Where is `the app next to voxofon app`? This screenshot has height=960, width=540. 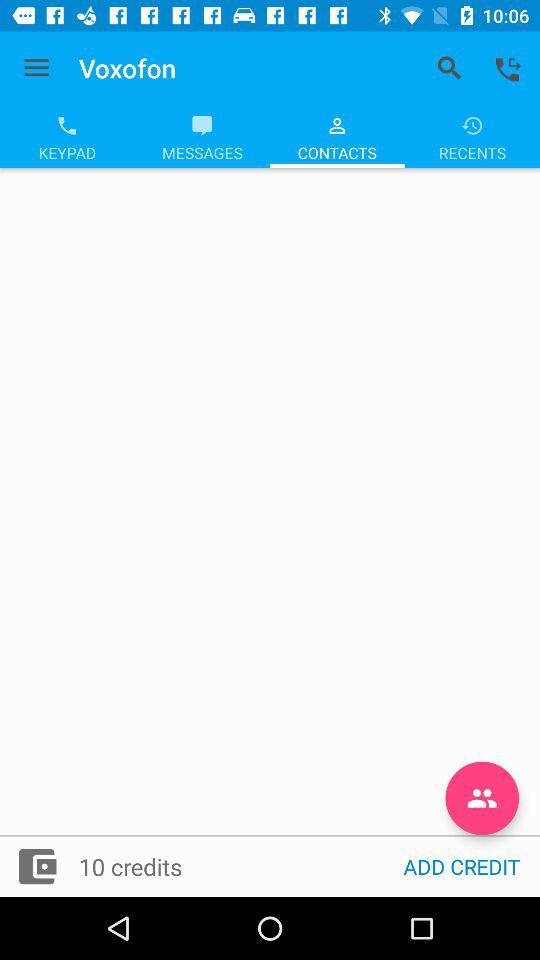
the app next to voxofon app is located at coordinates (36, 68).